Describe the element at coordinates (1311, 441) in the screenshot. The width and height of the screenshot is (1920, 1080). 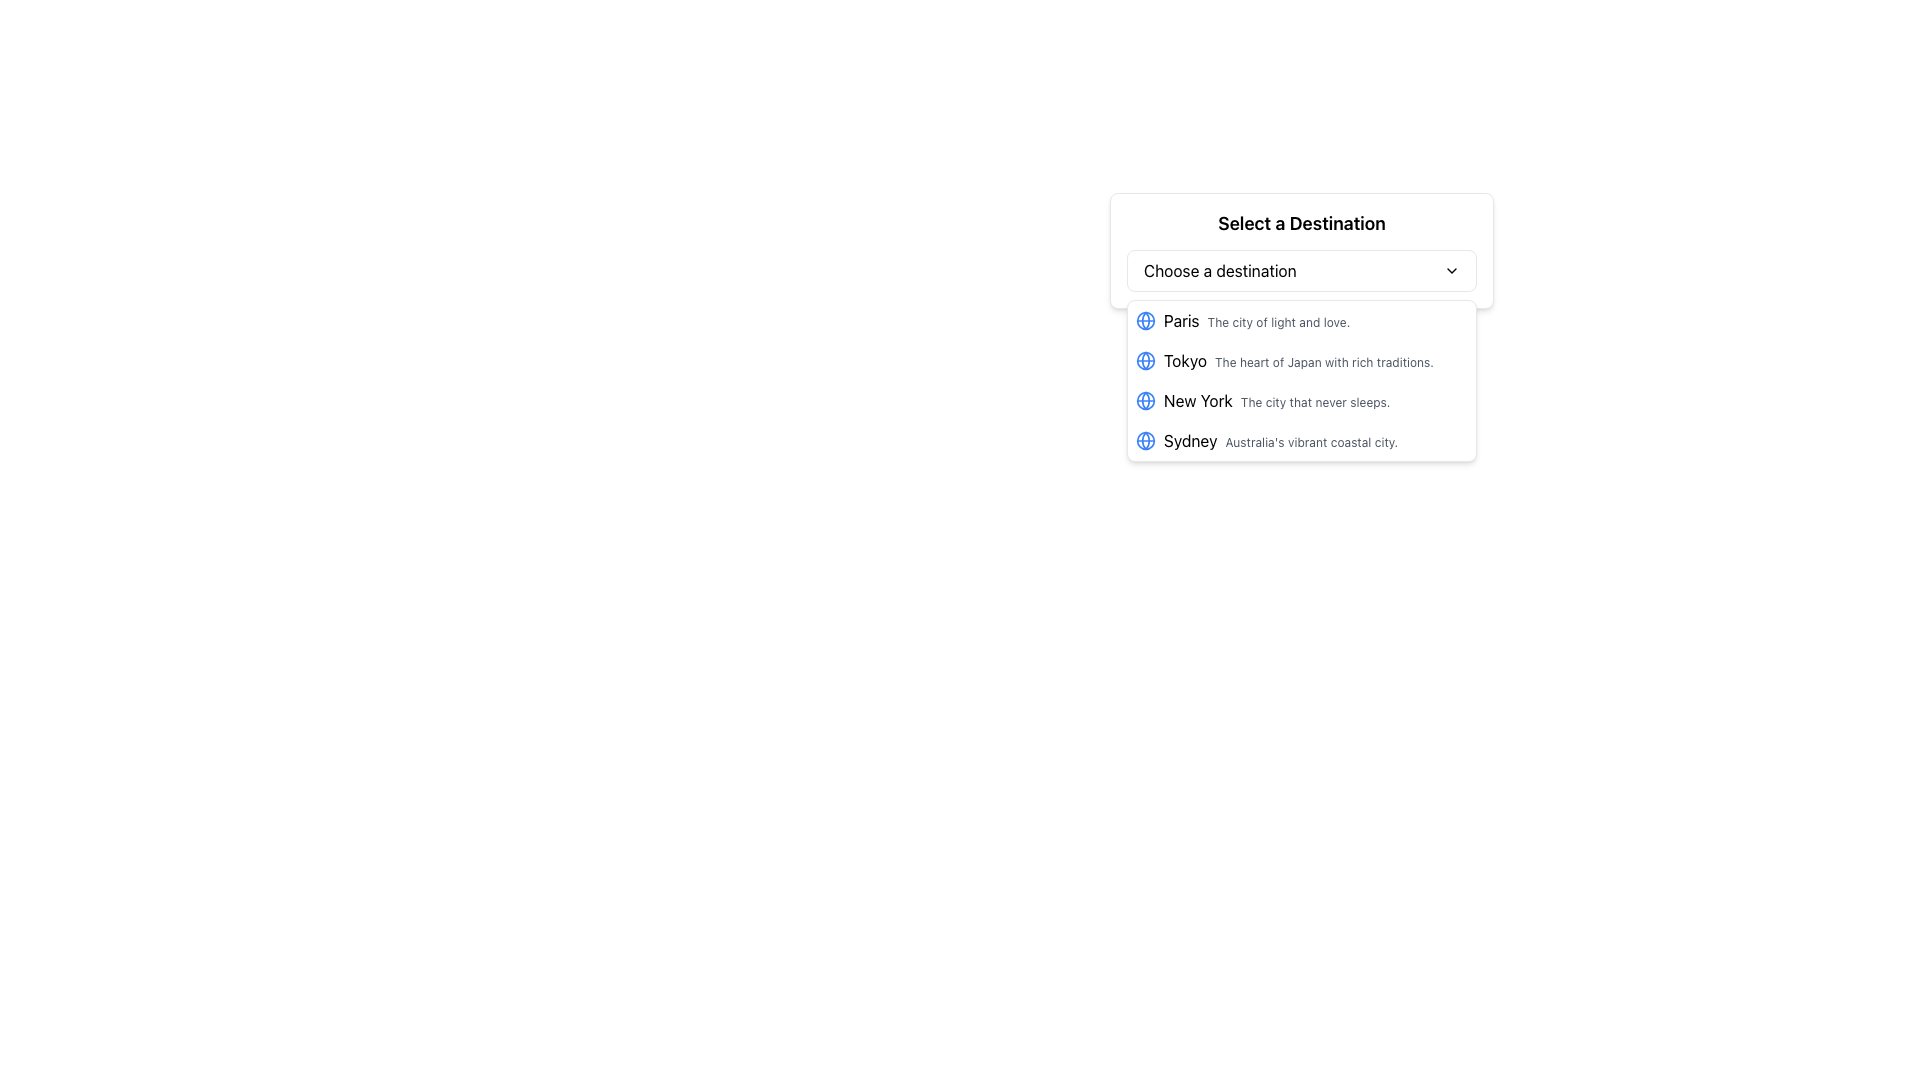
I see `the text label that describes 'Australia's vibrant coastal city' located below the title 'Sydney' in the dropdown menu` at that location.